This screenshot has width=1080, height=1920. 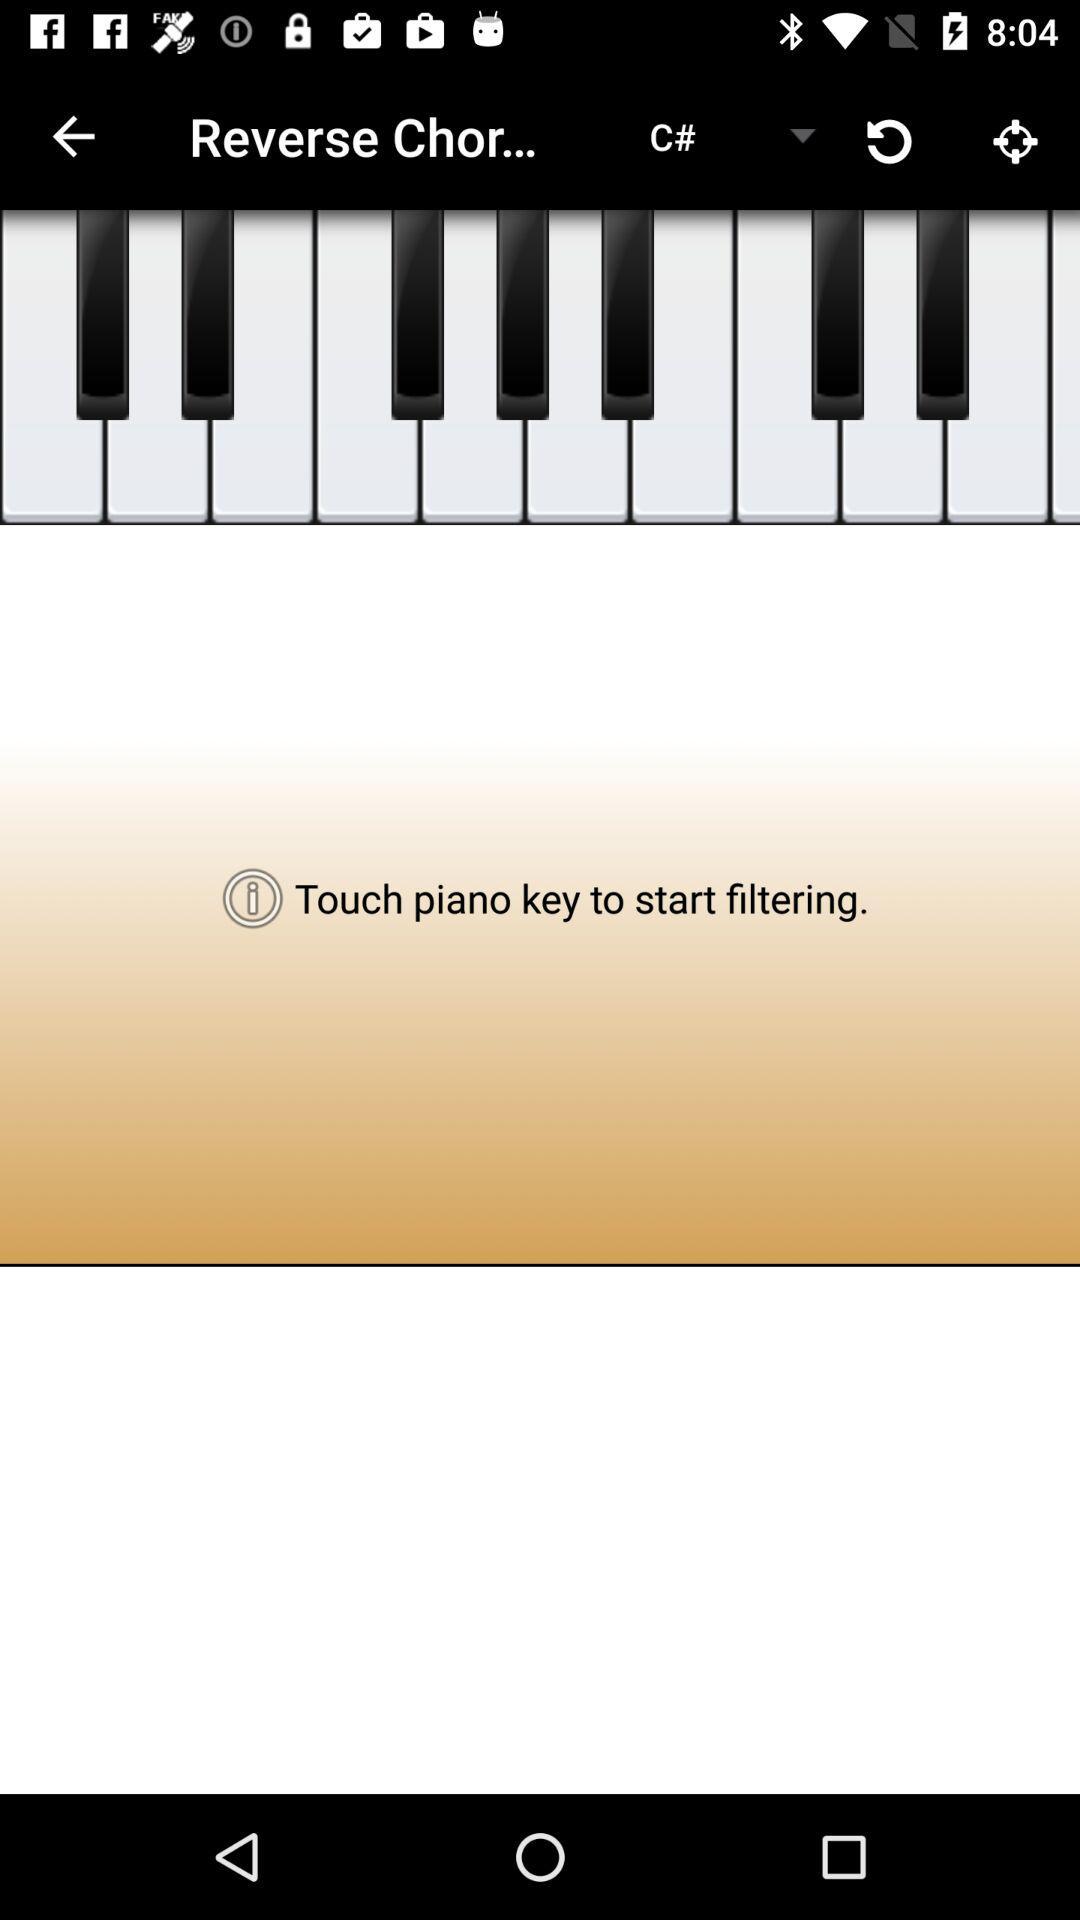 I want to click on the item above the touch piano key item, so click(x=626, y=314).